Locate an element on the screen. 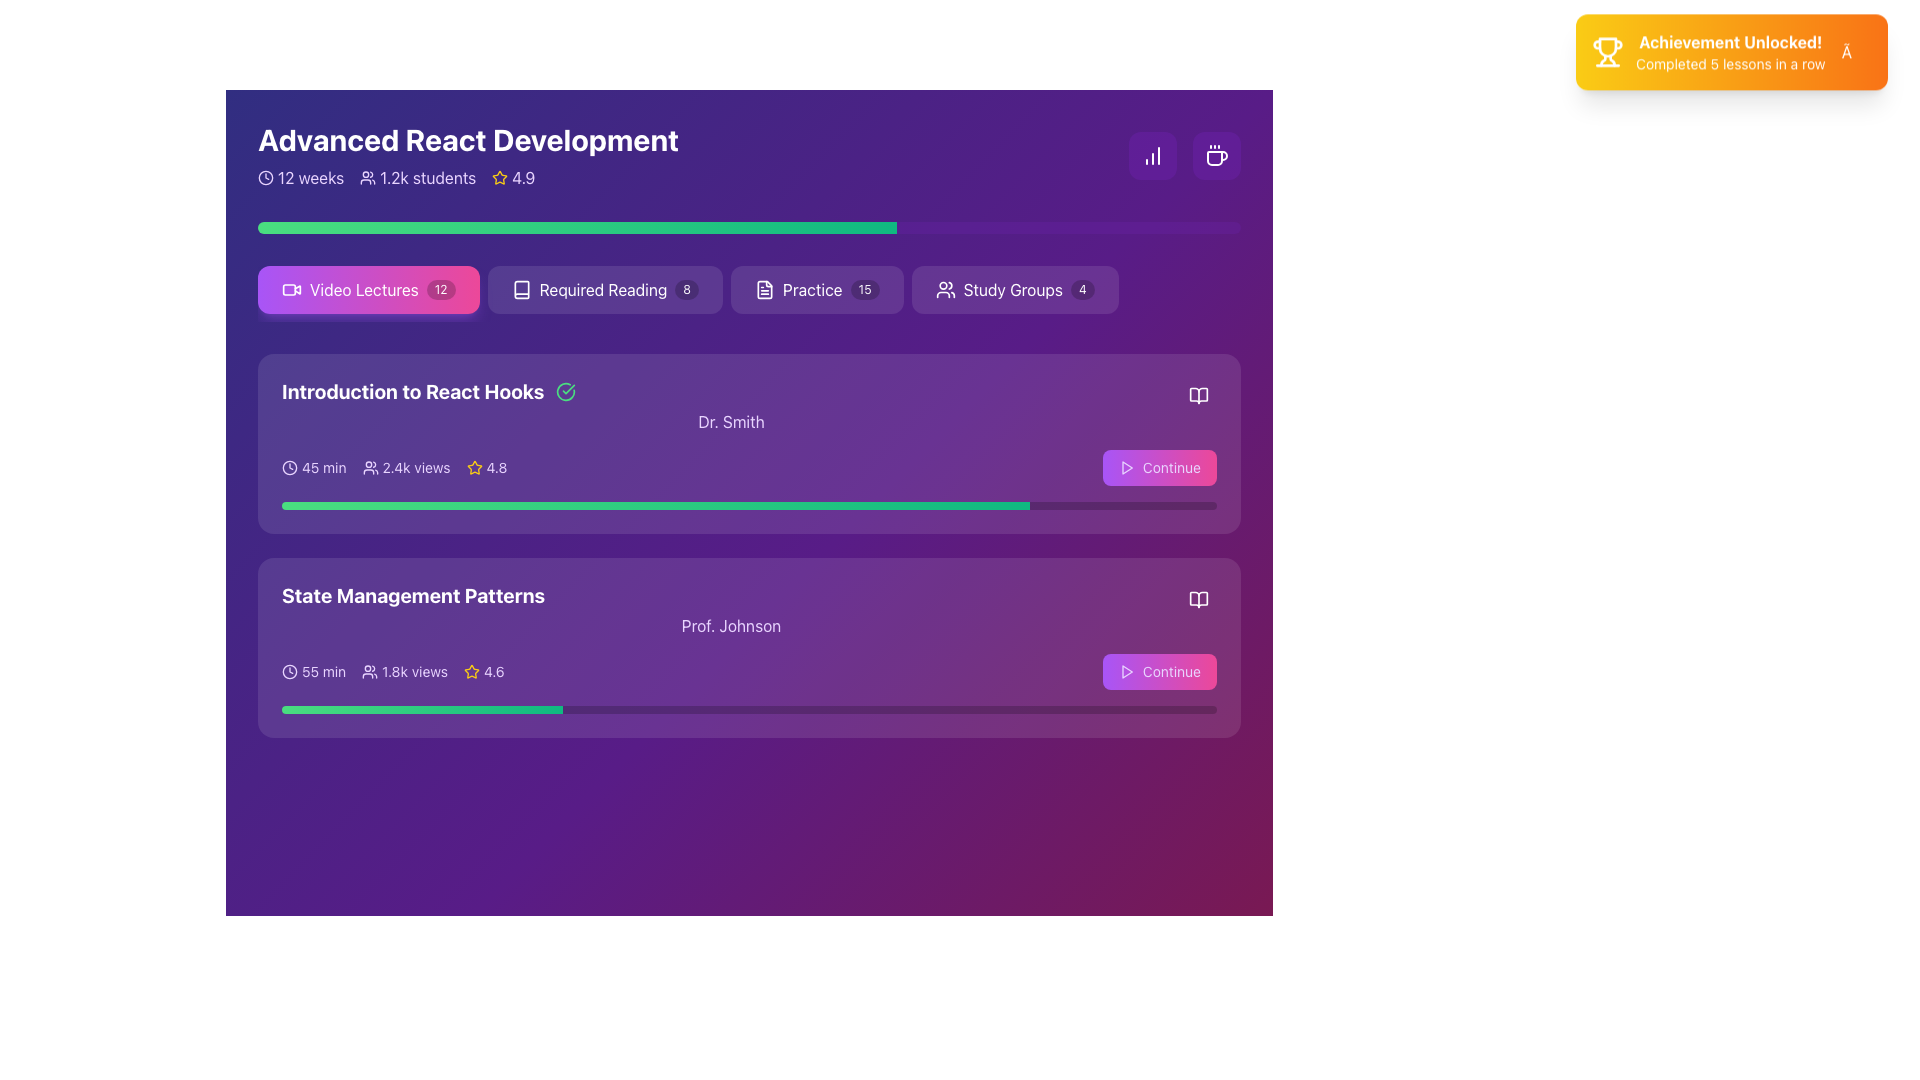 The height and width of the screenshot is (1080, 1920). the triangular play icon located inside the pinkish 'Continue' button at the lower-right corner of the 'Introduction to React Hooks' section is located at coordinates (1127, 671).